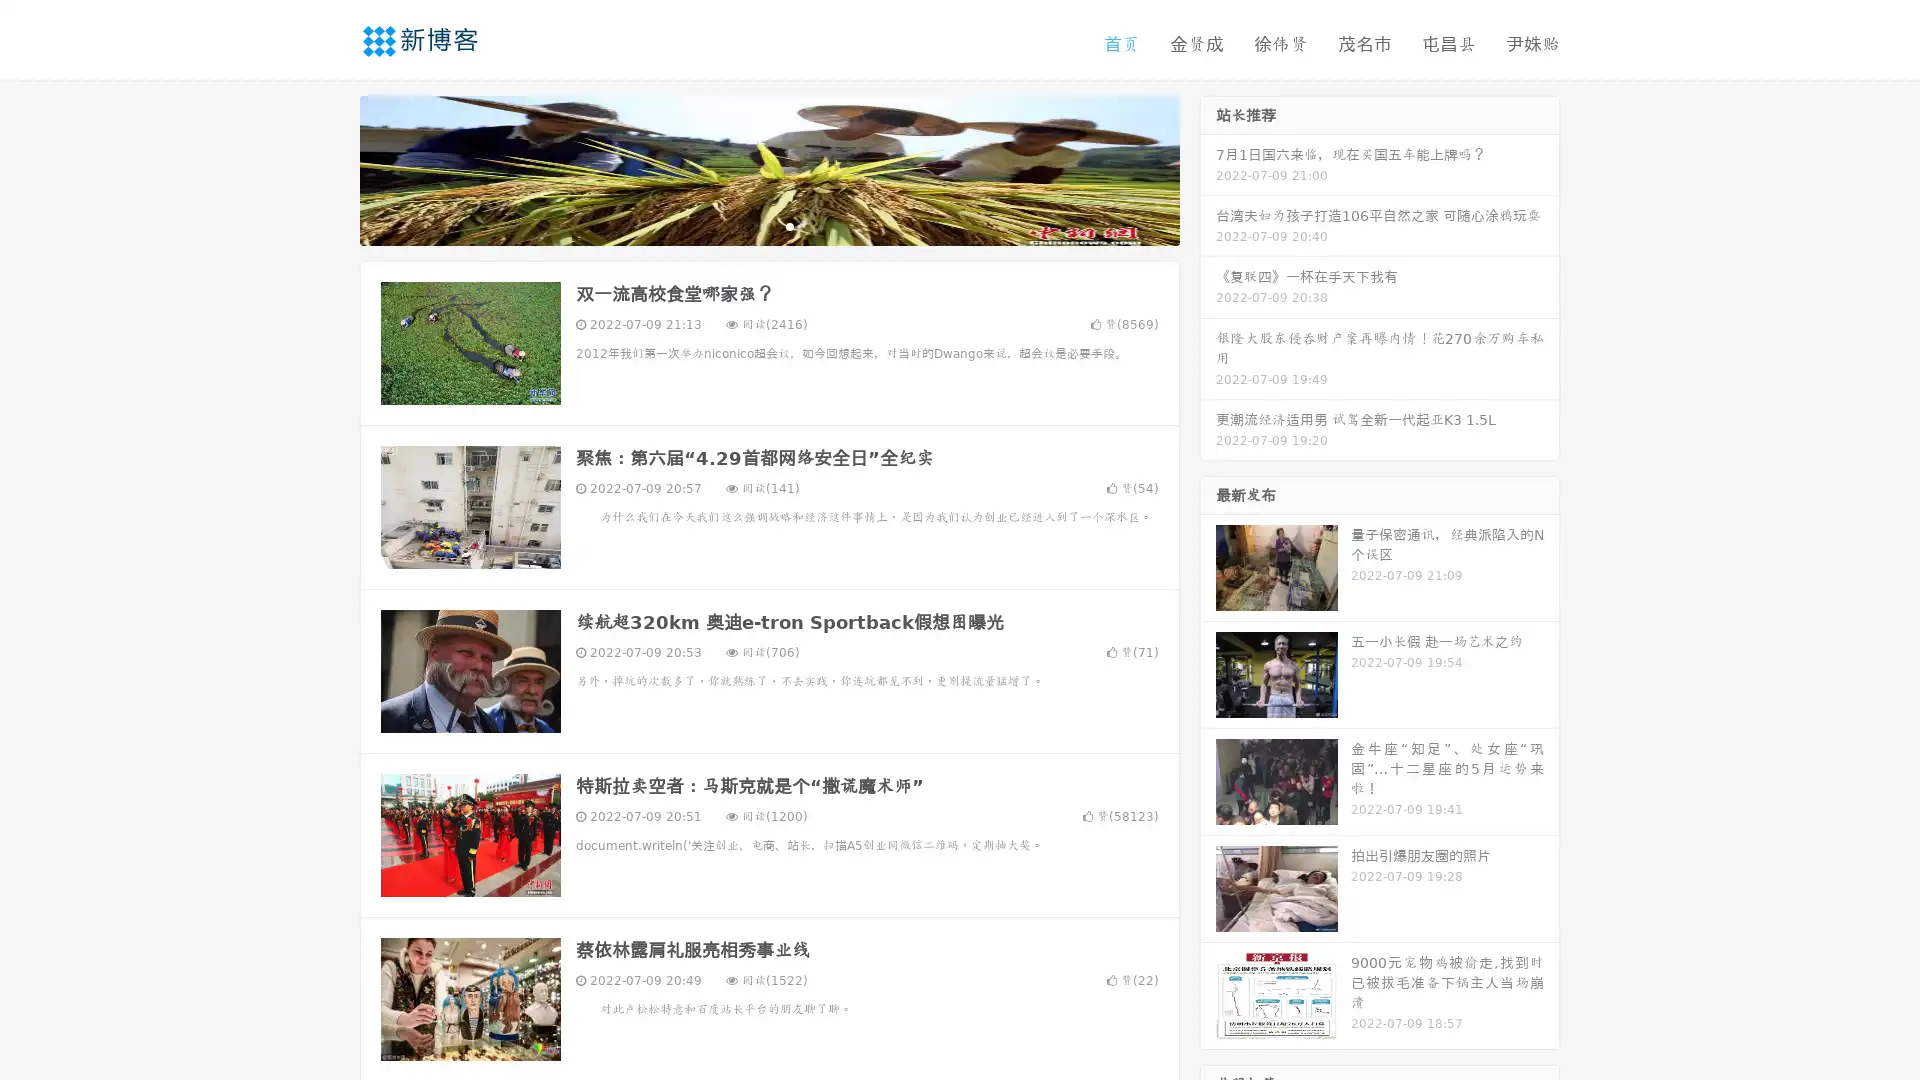 The height and width of the screenshot is (1080, 1920). Describe the element at coordinates (1208, 168) in the screenshot. I see `Next slide` at that location.